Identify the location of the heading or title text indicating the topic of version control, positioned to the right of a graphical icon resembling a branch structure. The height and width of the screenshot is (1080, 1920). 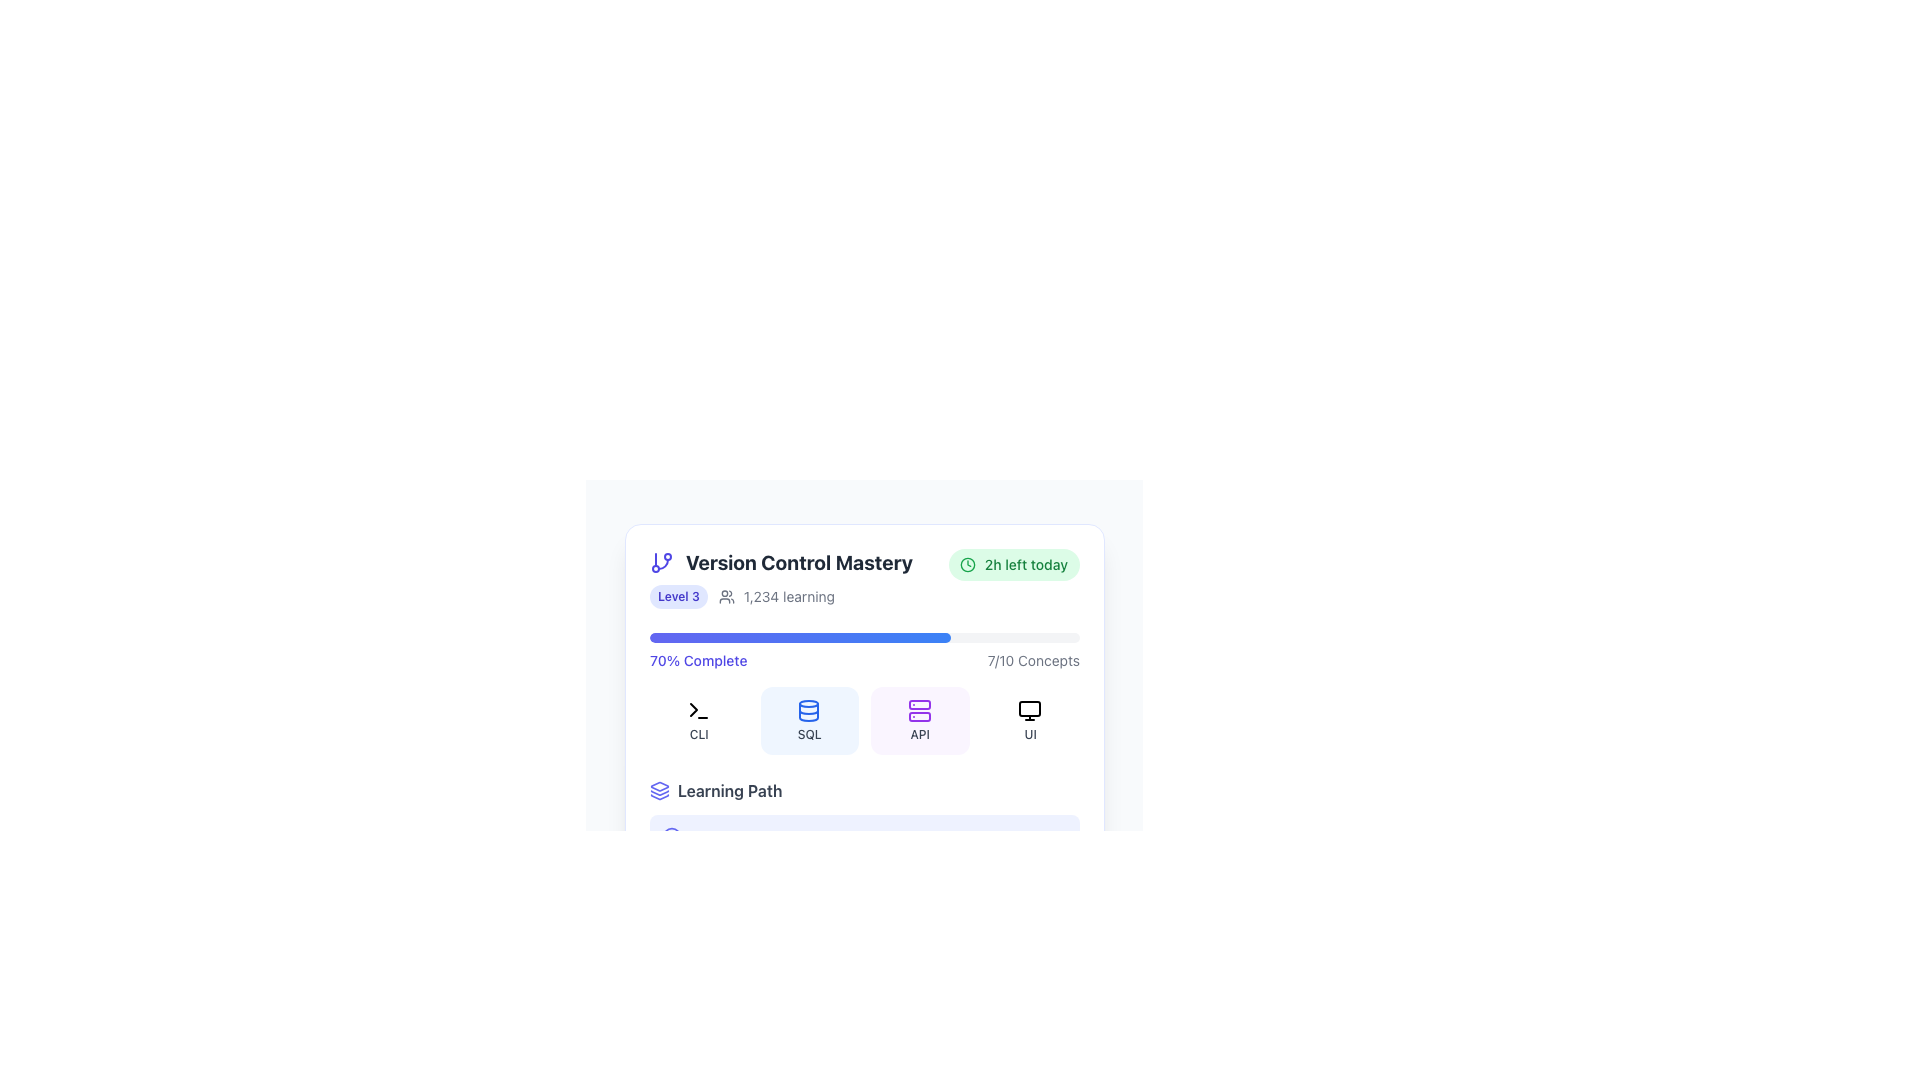
(797, 563).